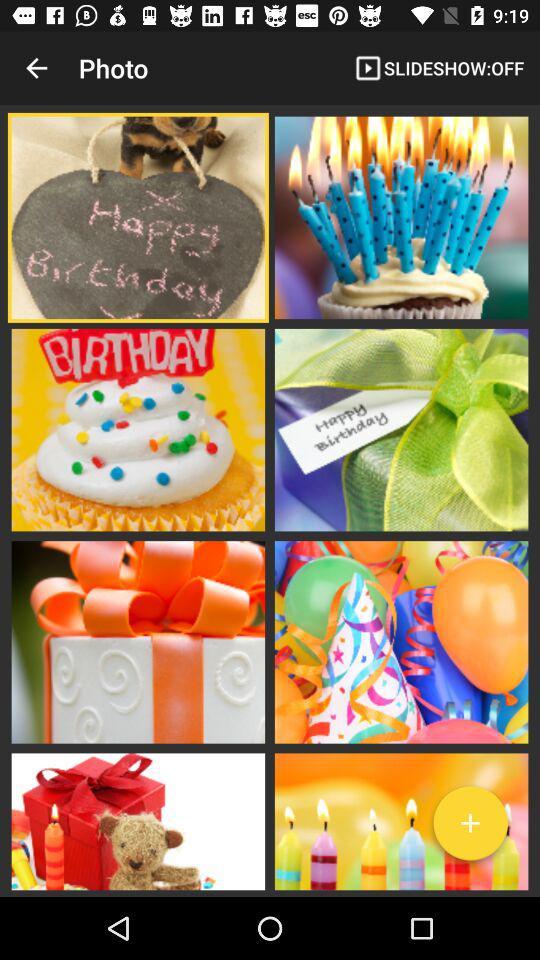  I want to click on the add icon, so click(470, 827).